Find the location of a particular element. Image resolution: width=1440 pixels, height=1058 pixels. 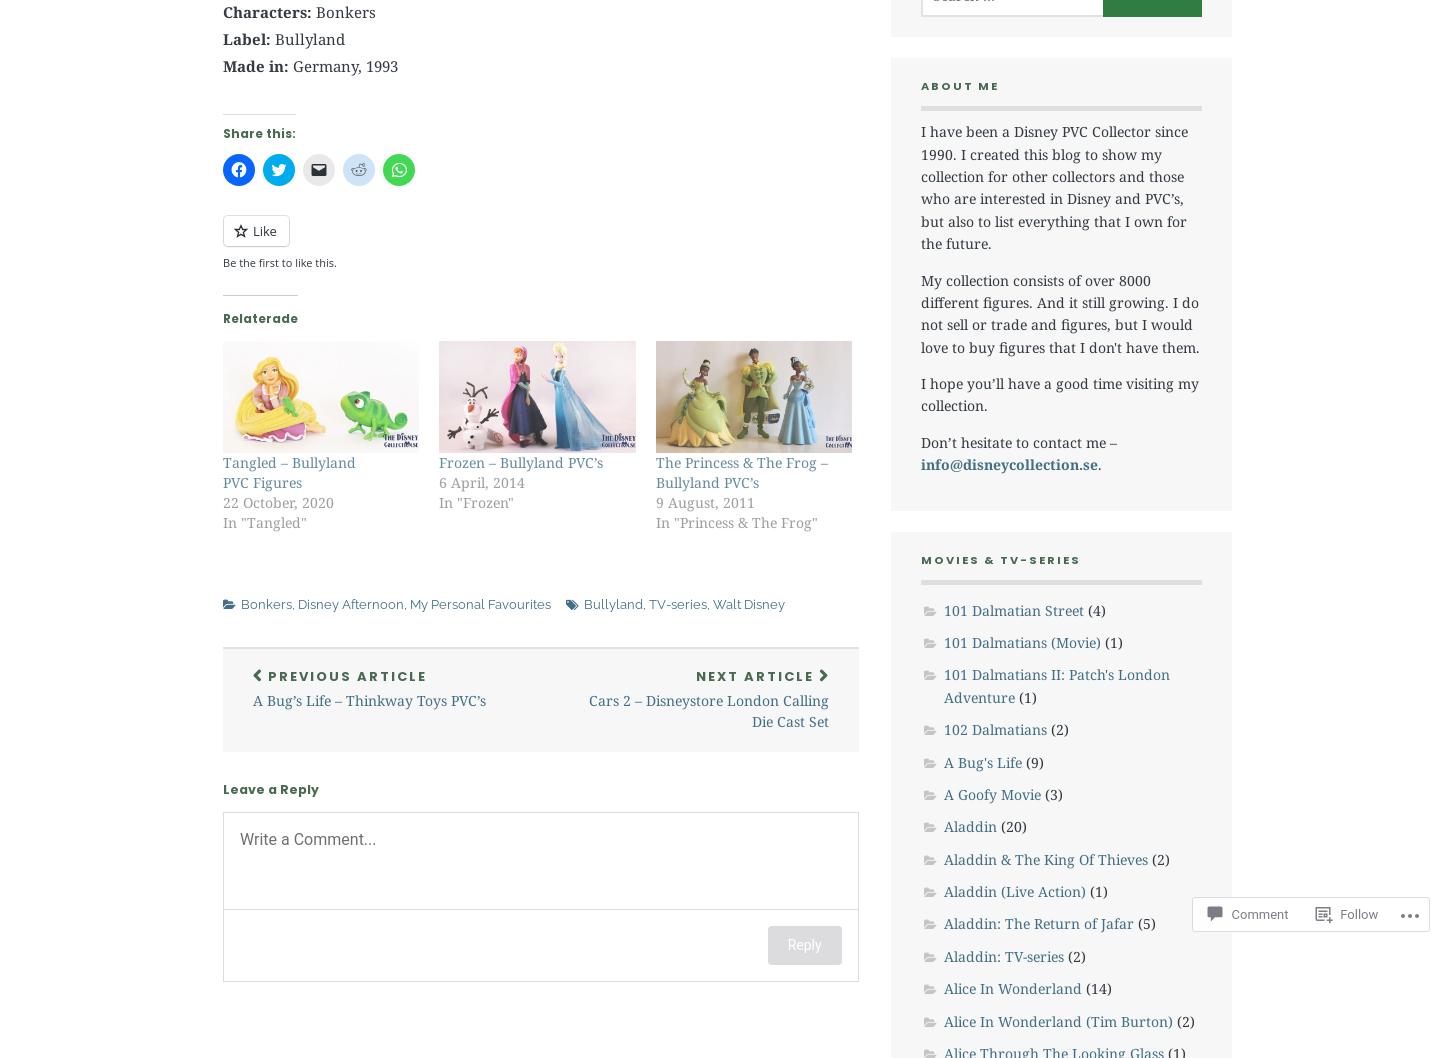

'Walt Disney' is located at coordinates (712, 604).